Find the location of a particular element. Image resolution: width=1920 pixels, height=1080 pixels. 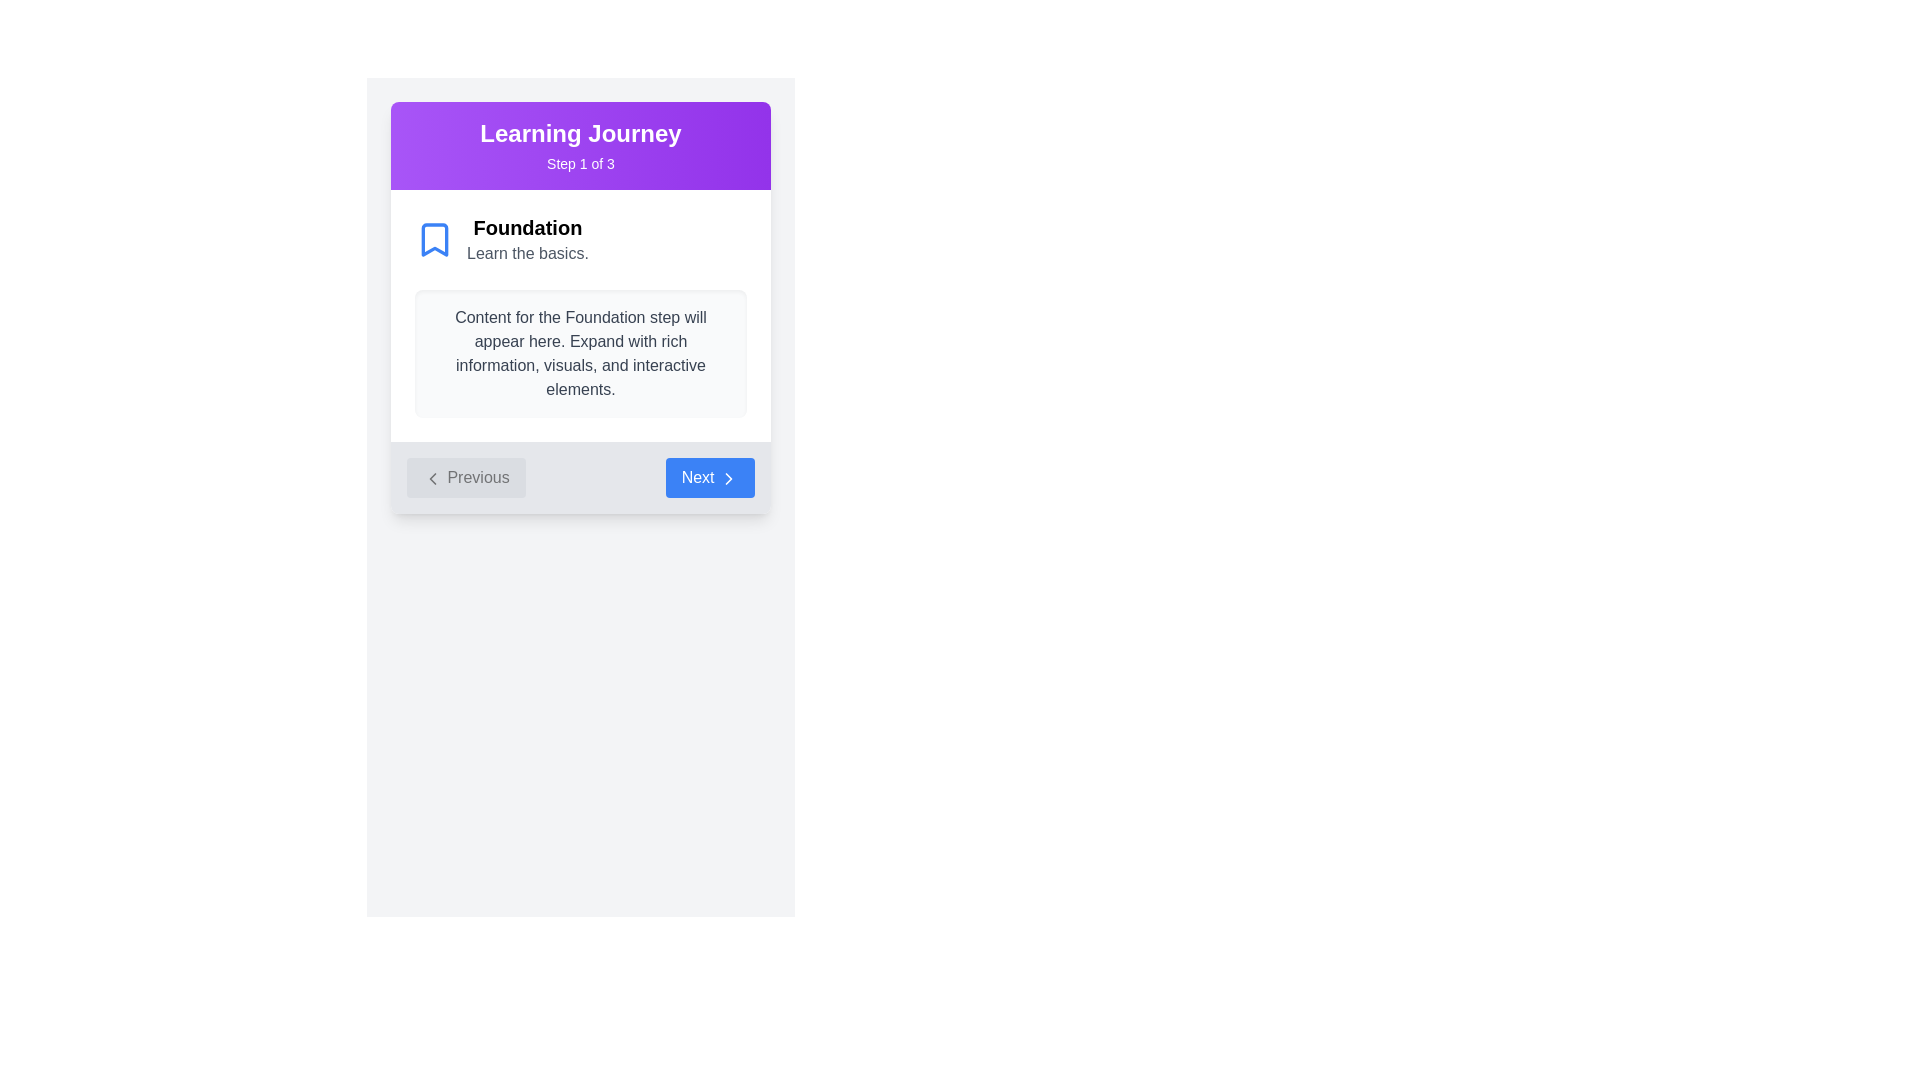

information displayed in the text label 'Step 1 of 3' which is styled in white against a purple background, located below the heading 'Learning Journey.' is located at coordinates (579, 163).